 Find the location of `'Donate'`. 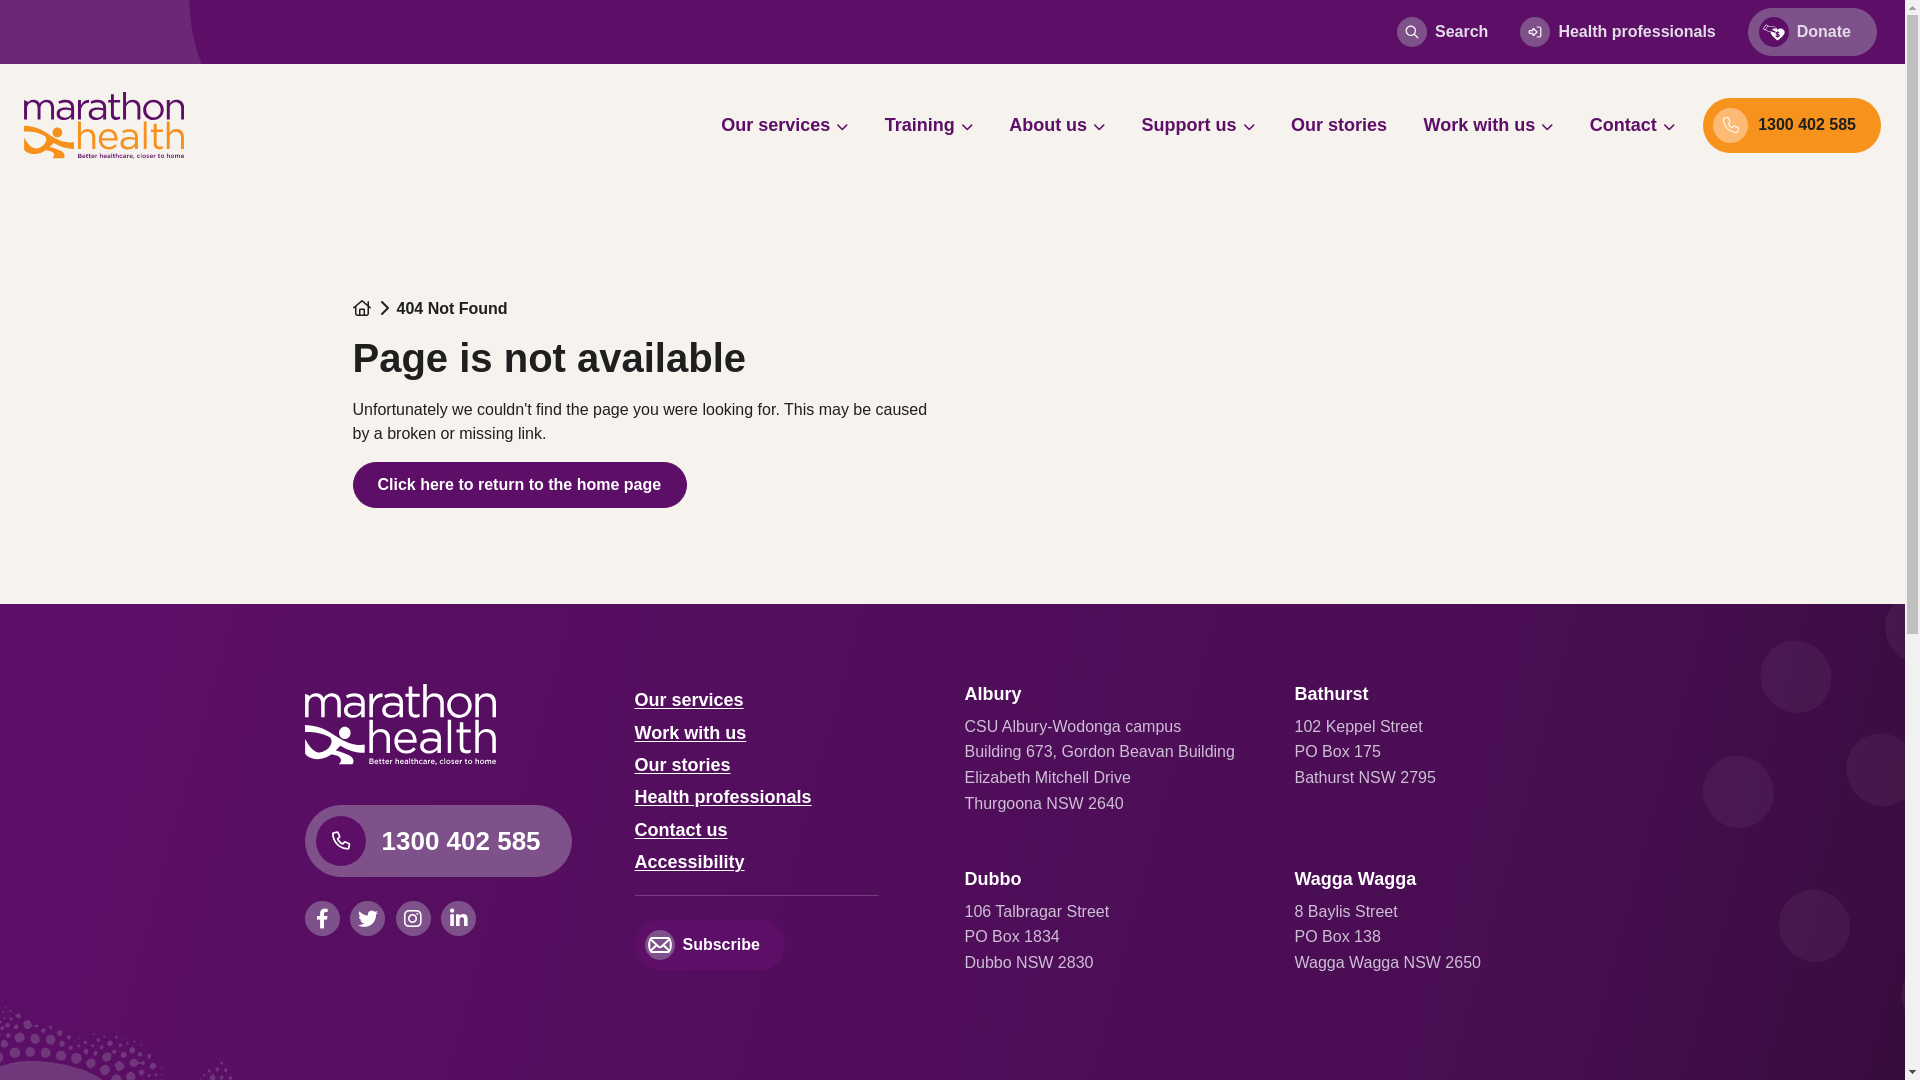

'Donate' is located at coordinates (1746, 31).